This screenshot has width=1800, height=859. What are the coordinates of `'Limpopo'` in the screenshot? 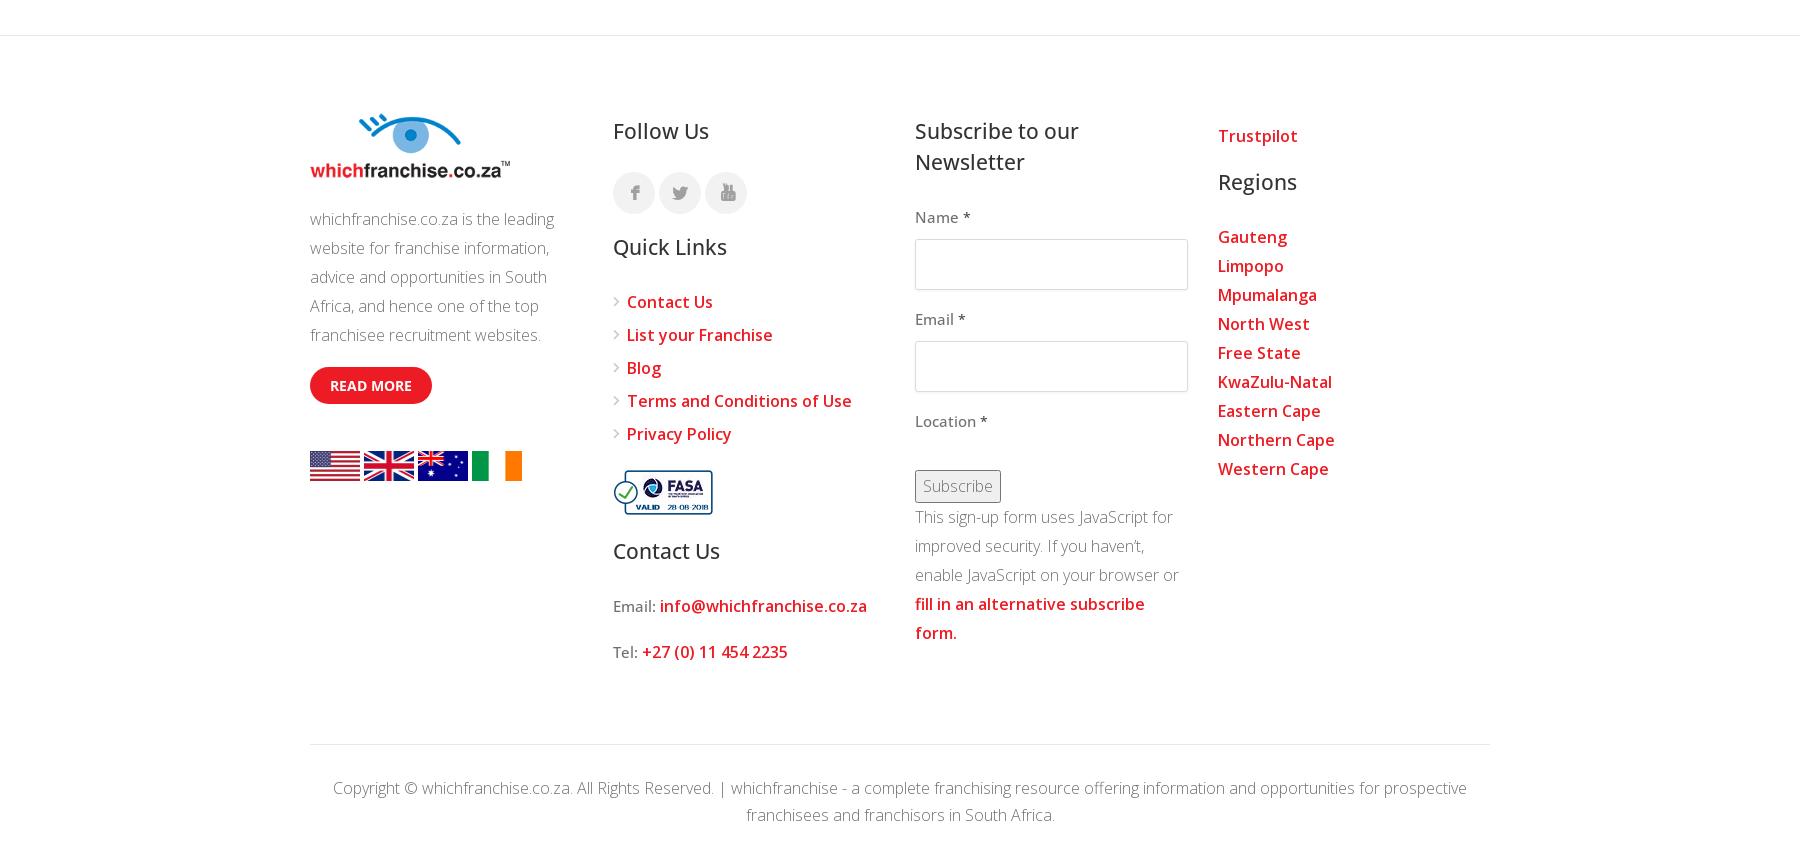 It's located at (1249, 265).